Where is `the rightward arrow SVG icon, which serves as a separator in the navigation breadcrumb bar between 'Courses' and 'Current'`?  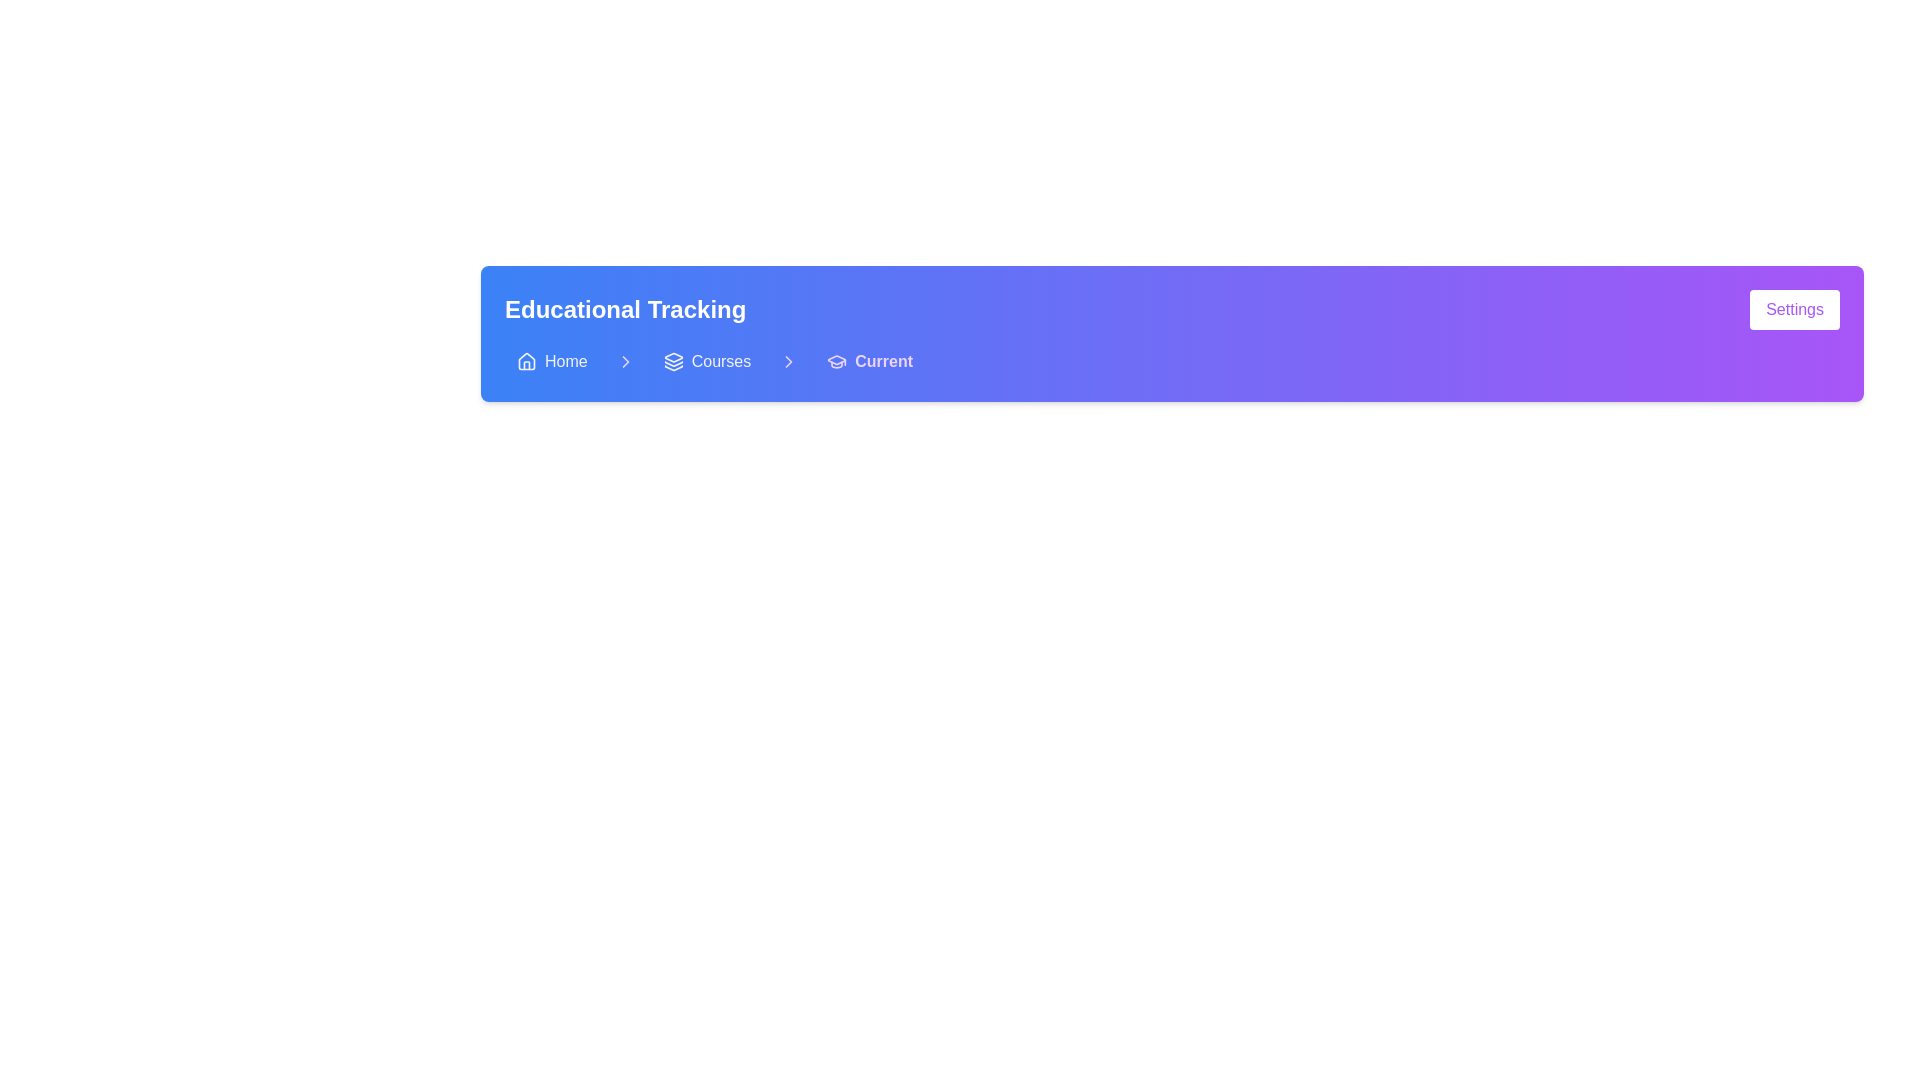
the rightward arrow SVG icon, which serves as a separator in the navigation breadcrumb bar between 'Courses' and 'Current' is located at coordinates (624, 362).